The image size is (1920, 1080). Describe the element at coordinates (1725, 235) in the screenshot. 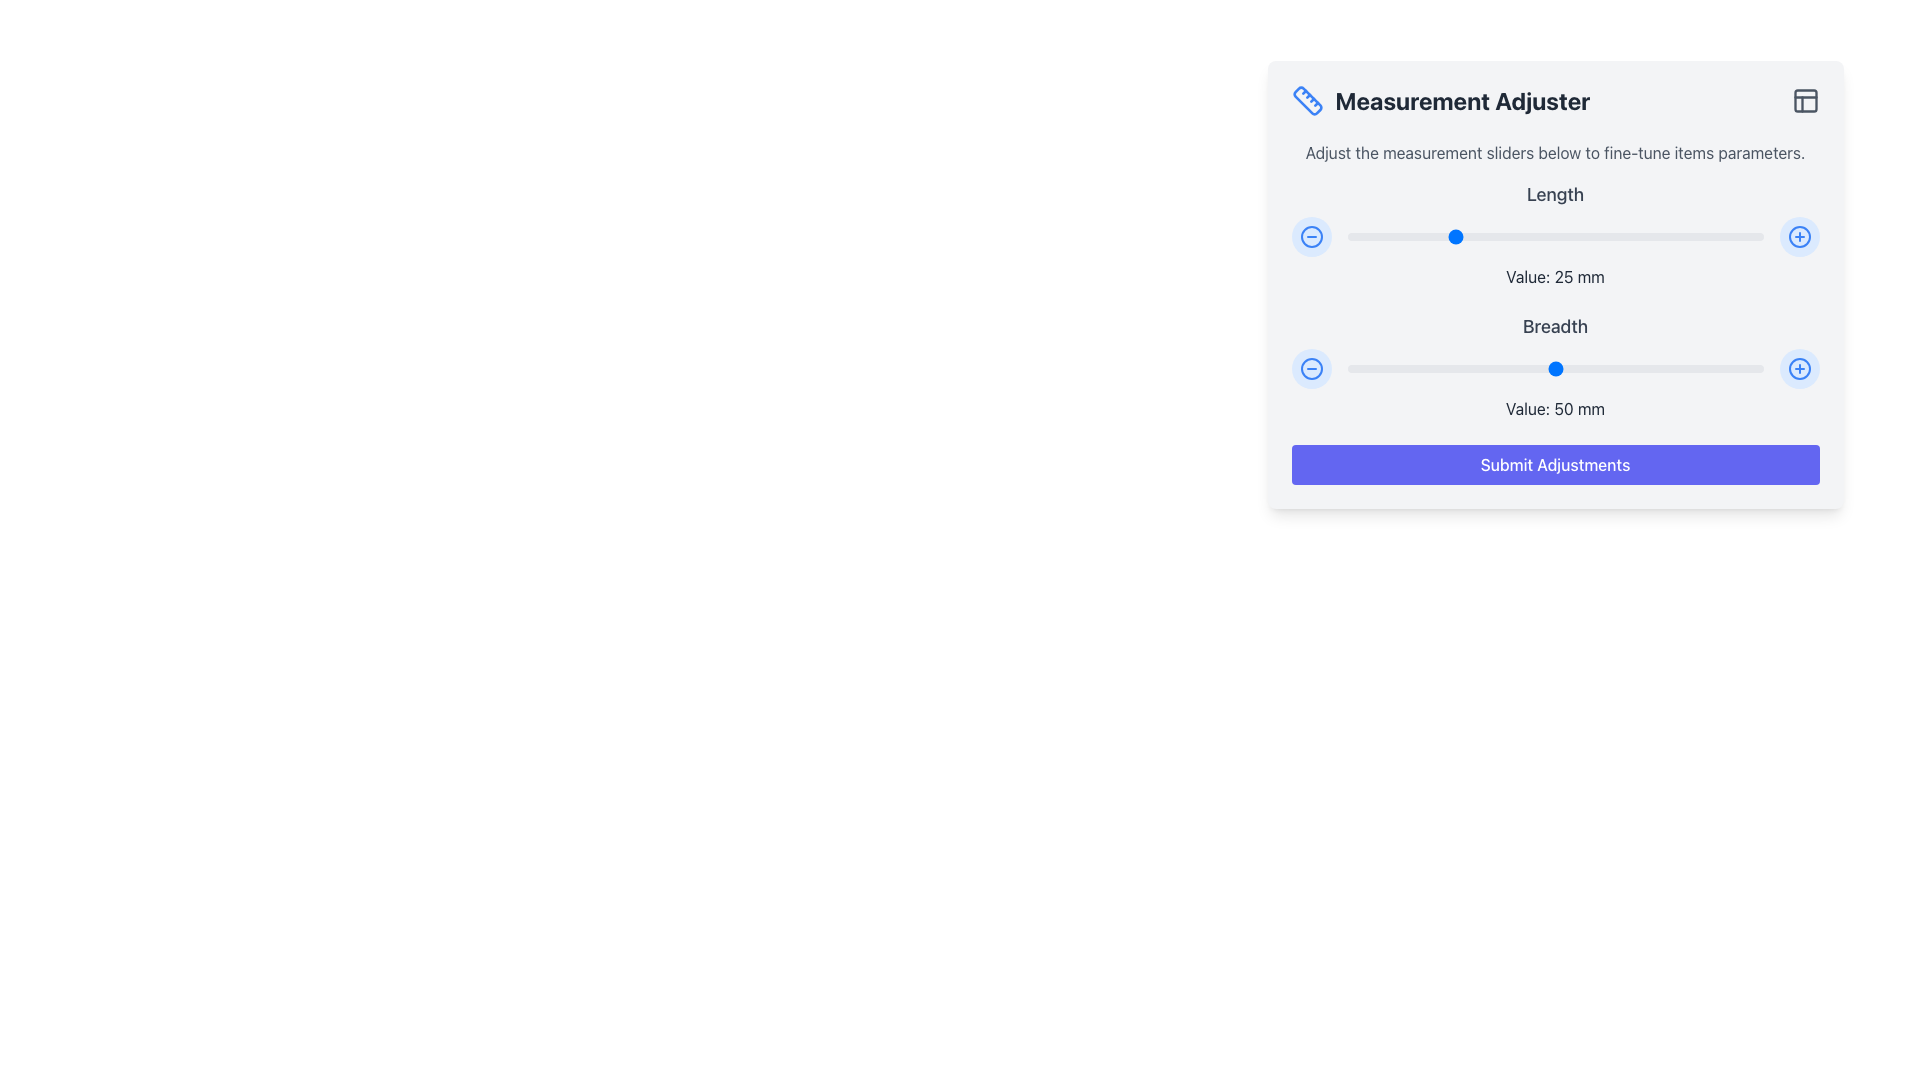

I see `the length` at that location.